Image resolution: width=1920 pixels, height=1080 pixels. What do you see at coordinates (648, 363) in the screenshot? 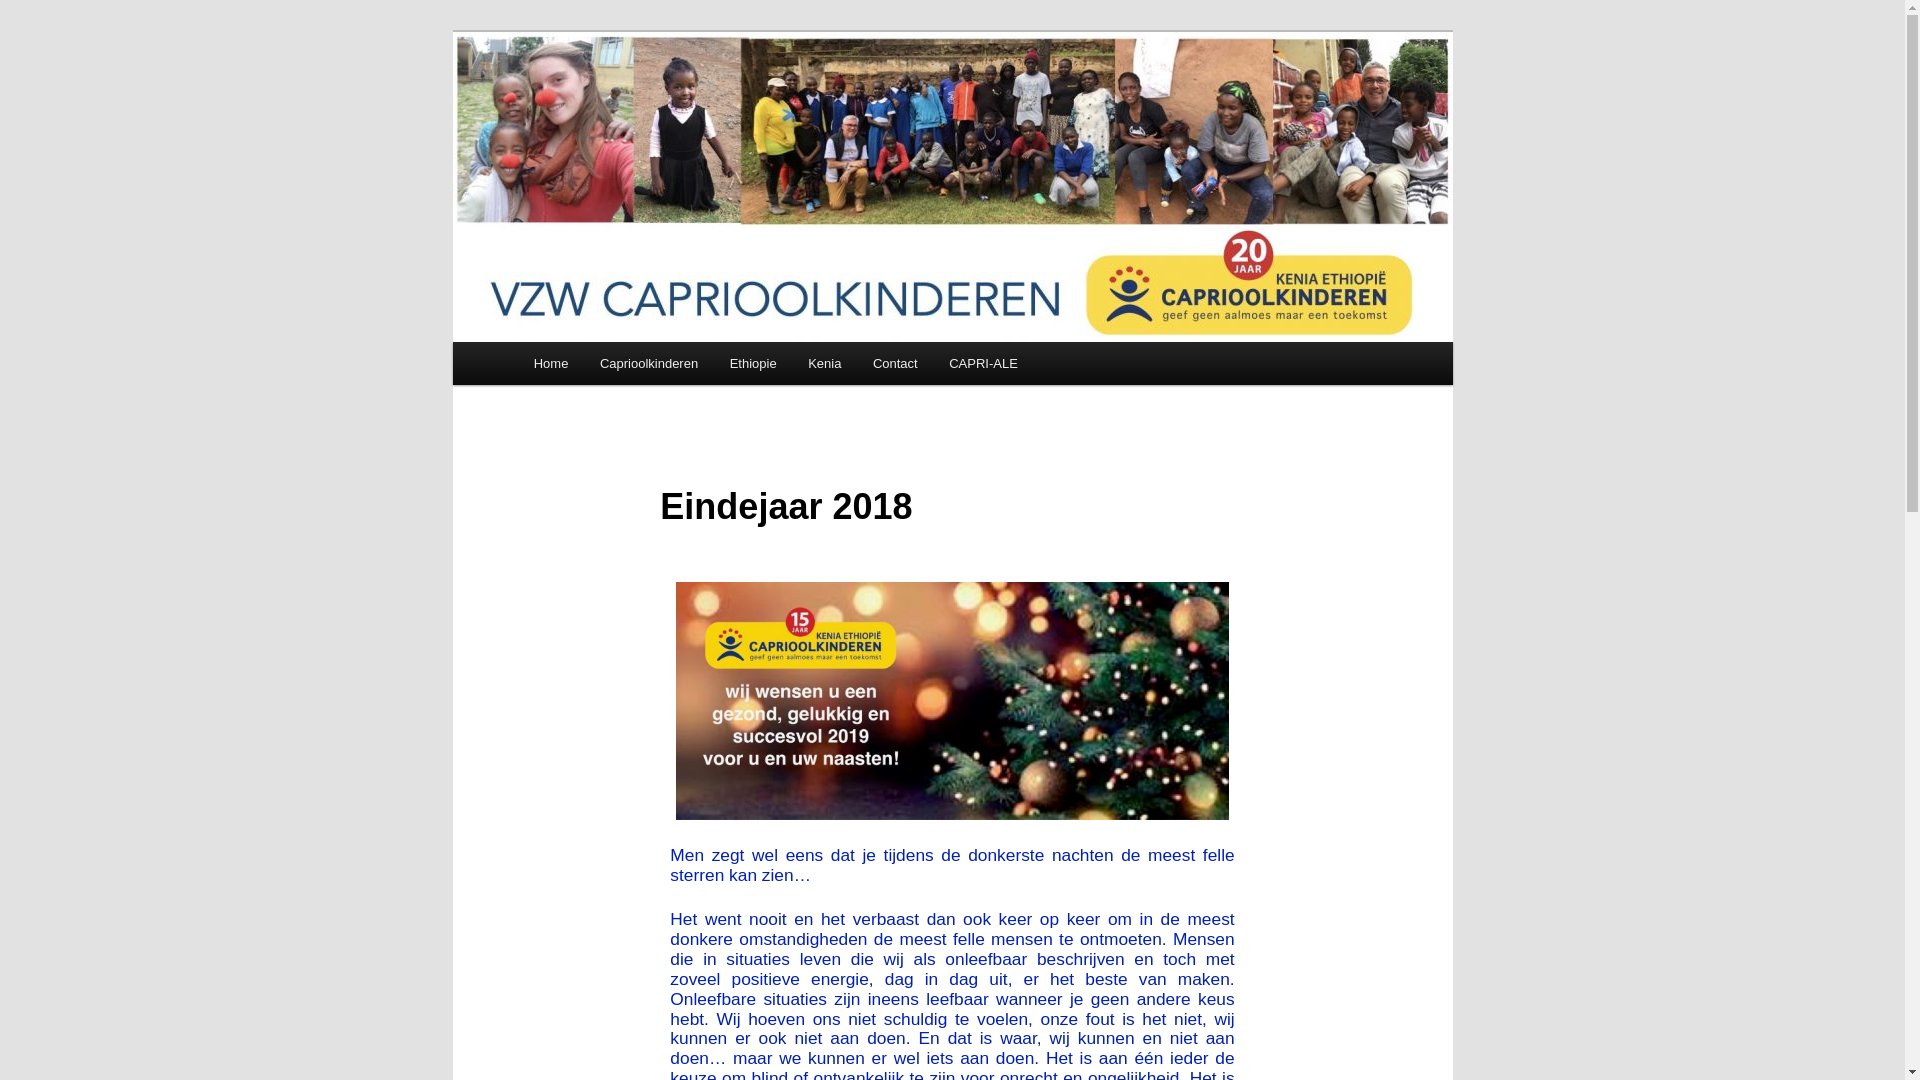
I see `'Caprioolkinderen'` at bounding box center [648, 363].